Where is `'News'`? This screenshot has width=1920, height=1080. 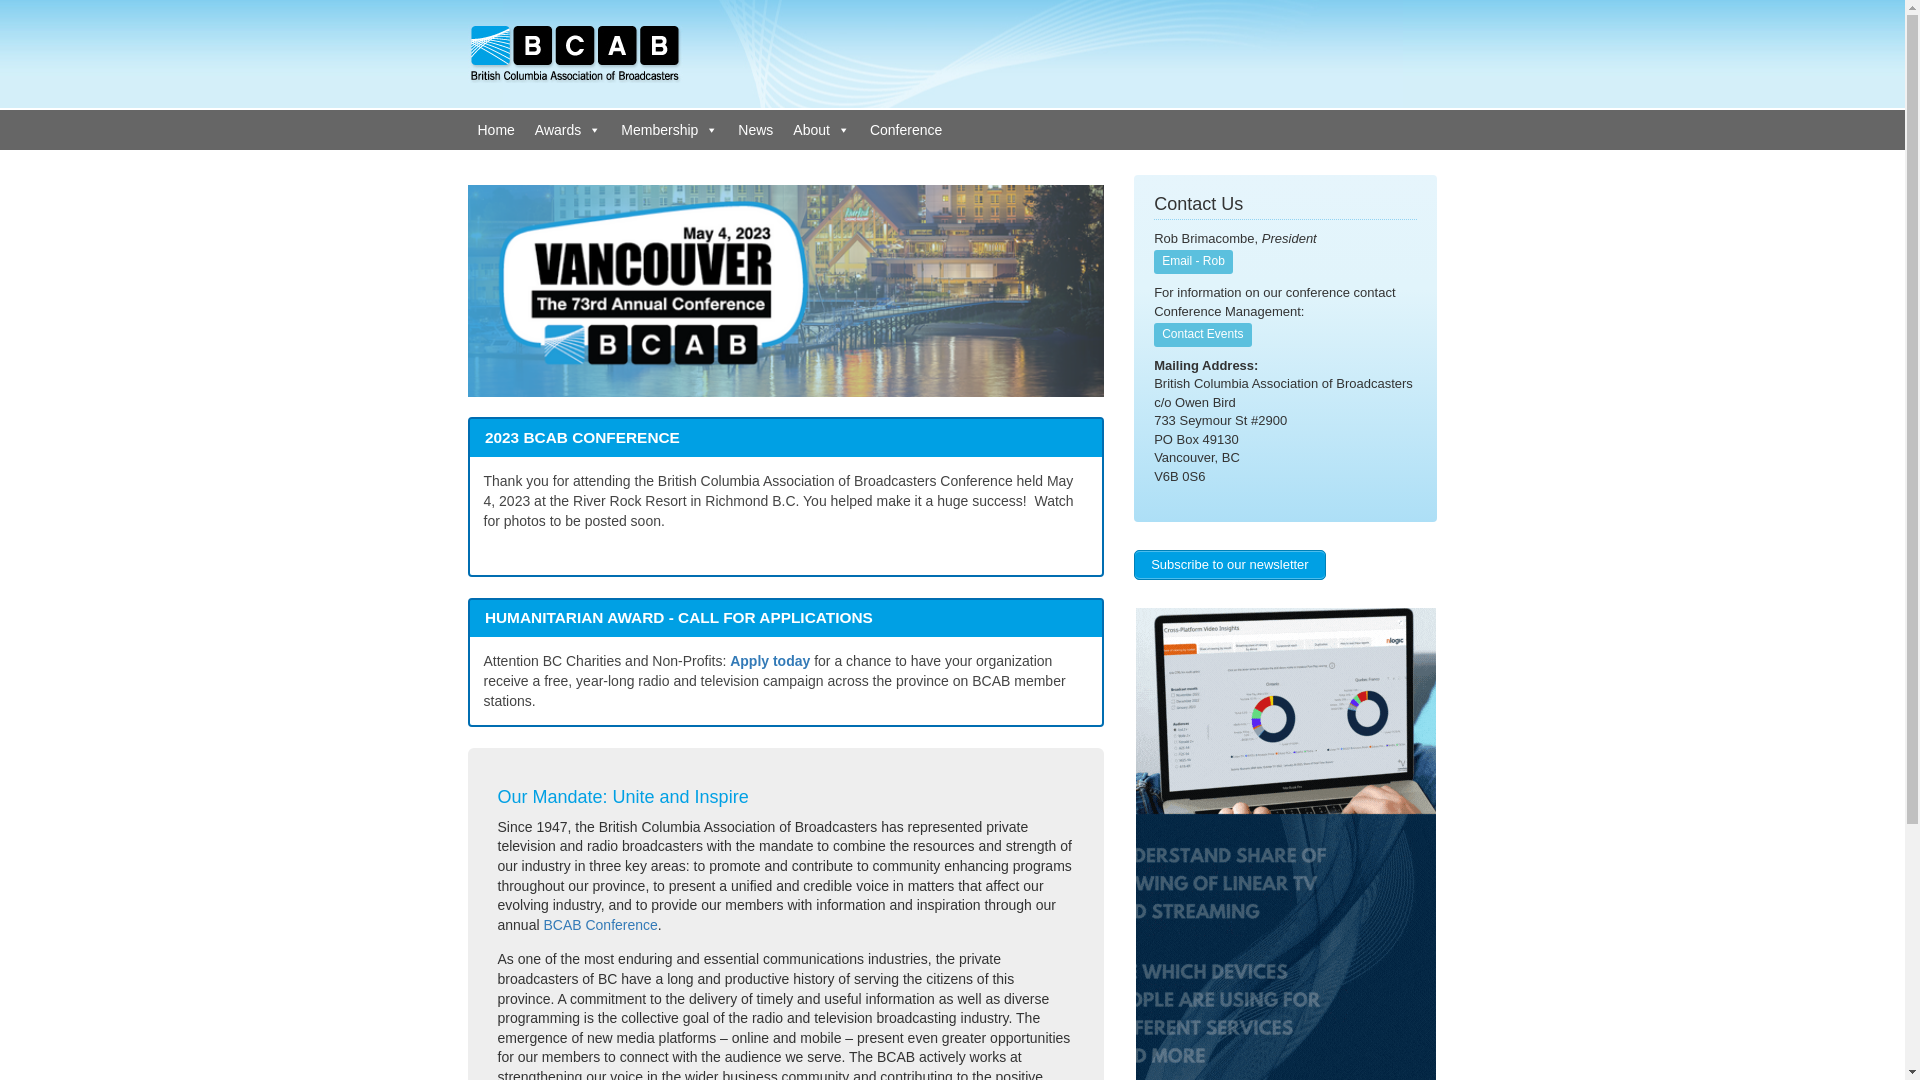 'News' is located at coordinates (727, 130).